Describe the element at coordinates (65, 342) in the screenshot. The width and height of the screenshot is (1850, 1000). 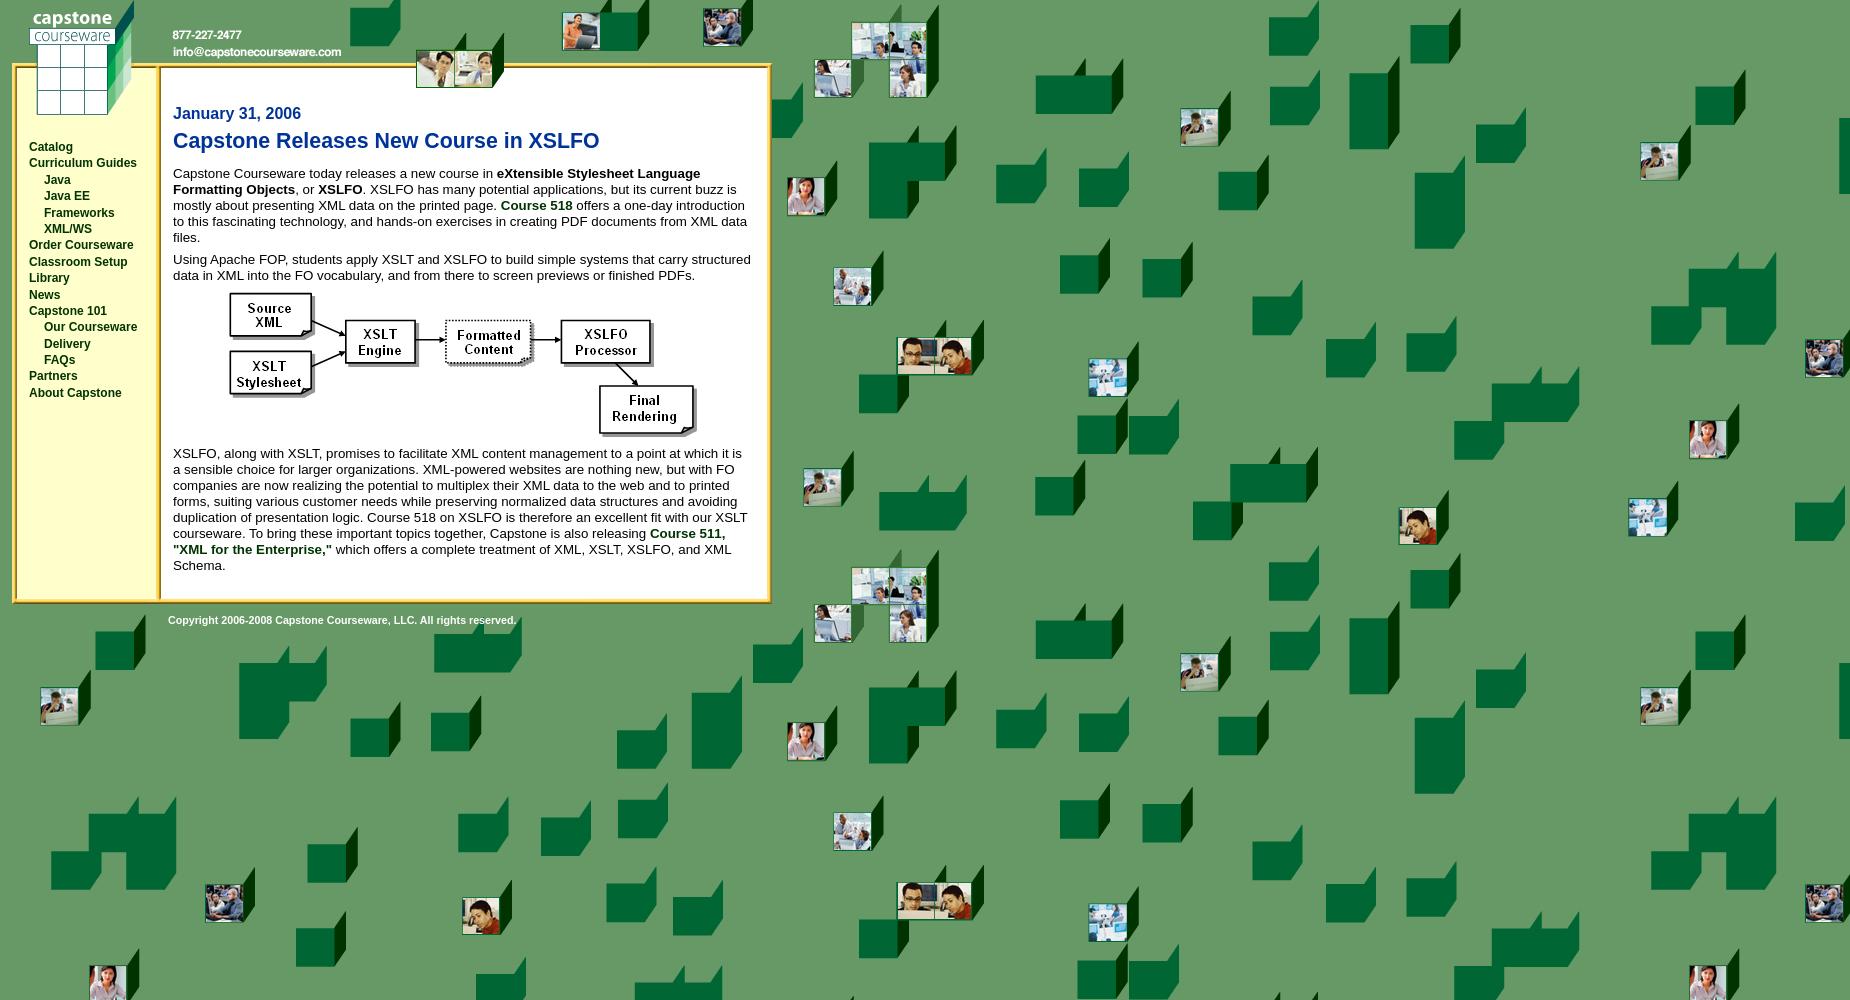
I see `'Delivery'` at that location.